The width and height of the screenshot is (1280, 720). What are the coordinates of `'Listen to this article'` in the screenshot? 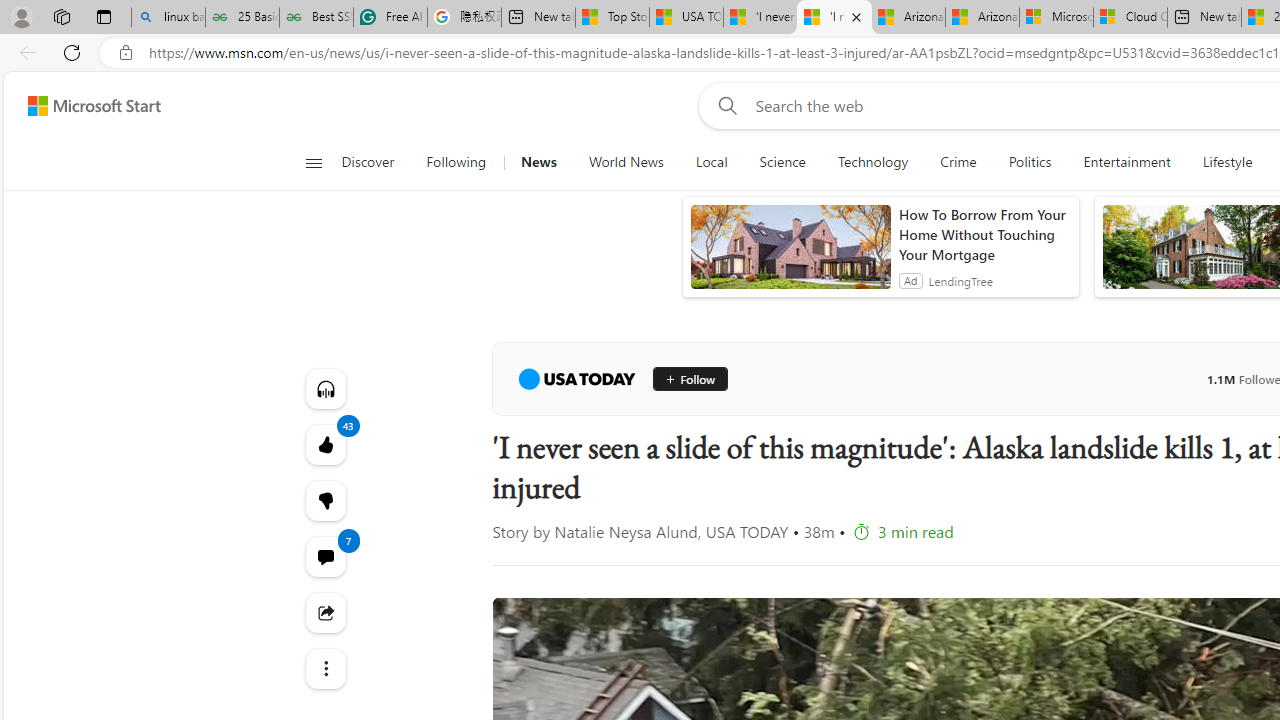 It's located at (325, 388).